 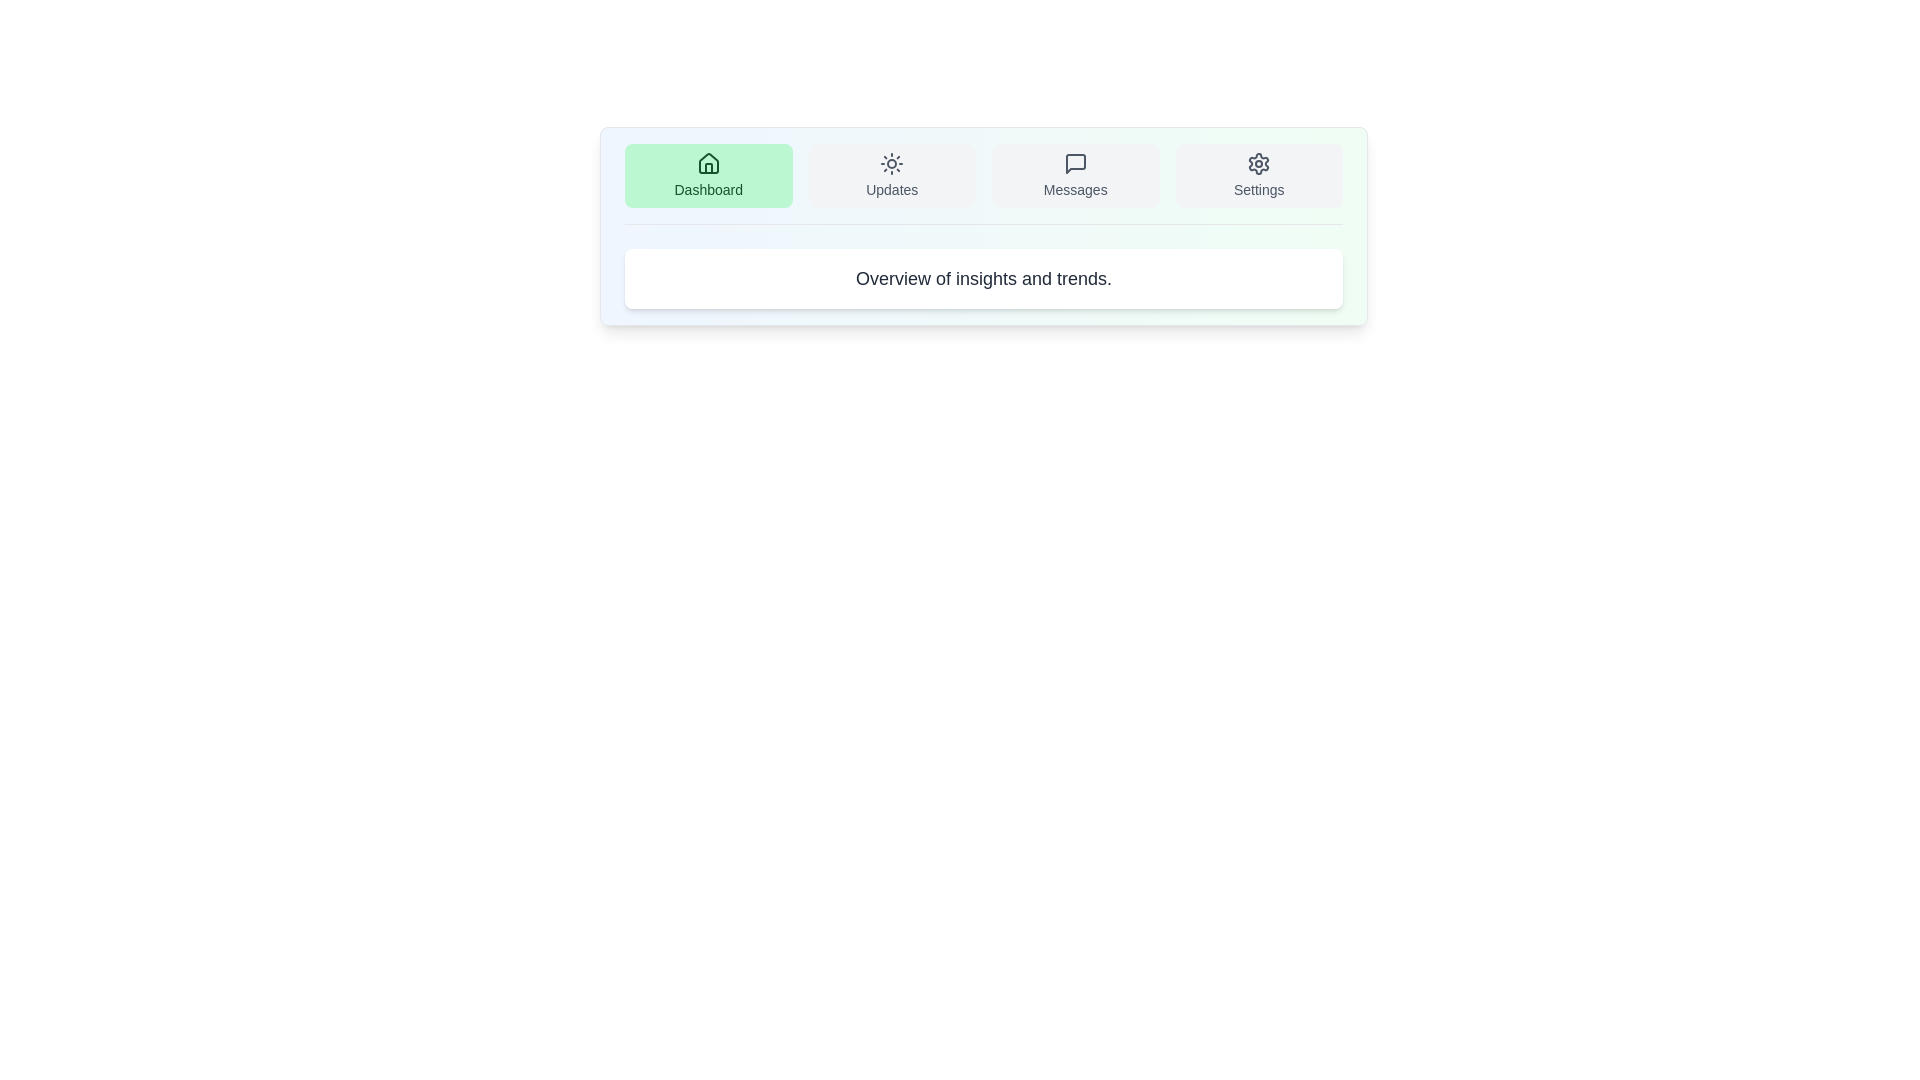 What do you see at coordinates (708, 175) in the screenshot?
I see `the Dashboard tab to view its content` at bounding box center [708, 175].